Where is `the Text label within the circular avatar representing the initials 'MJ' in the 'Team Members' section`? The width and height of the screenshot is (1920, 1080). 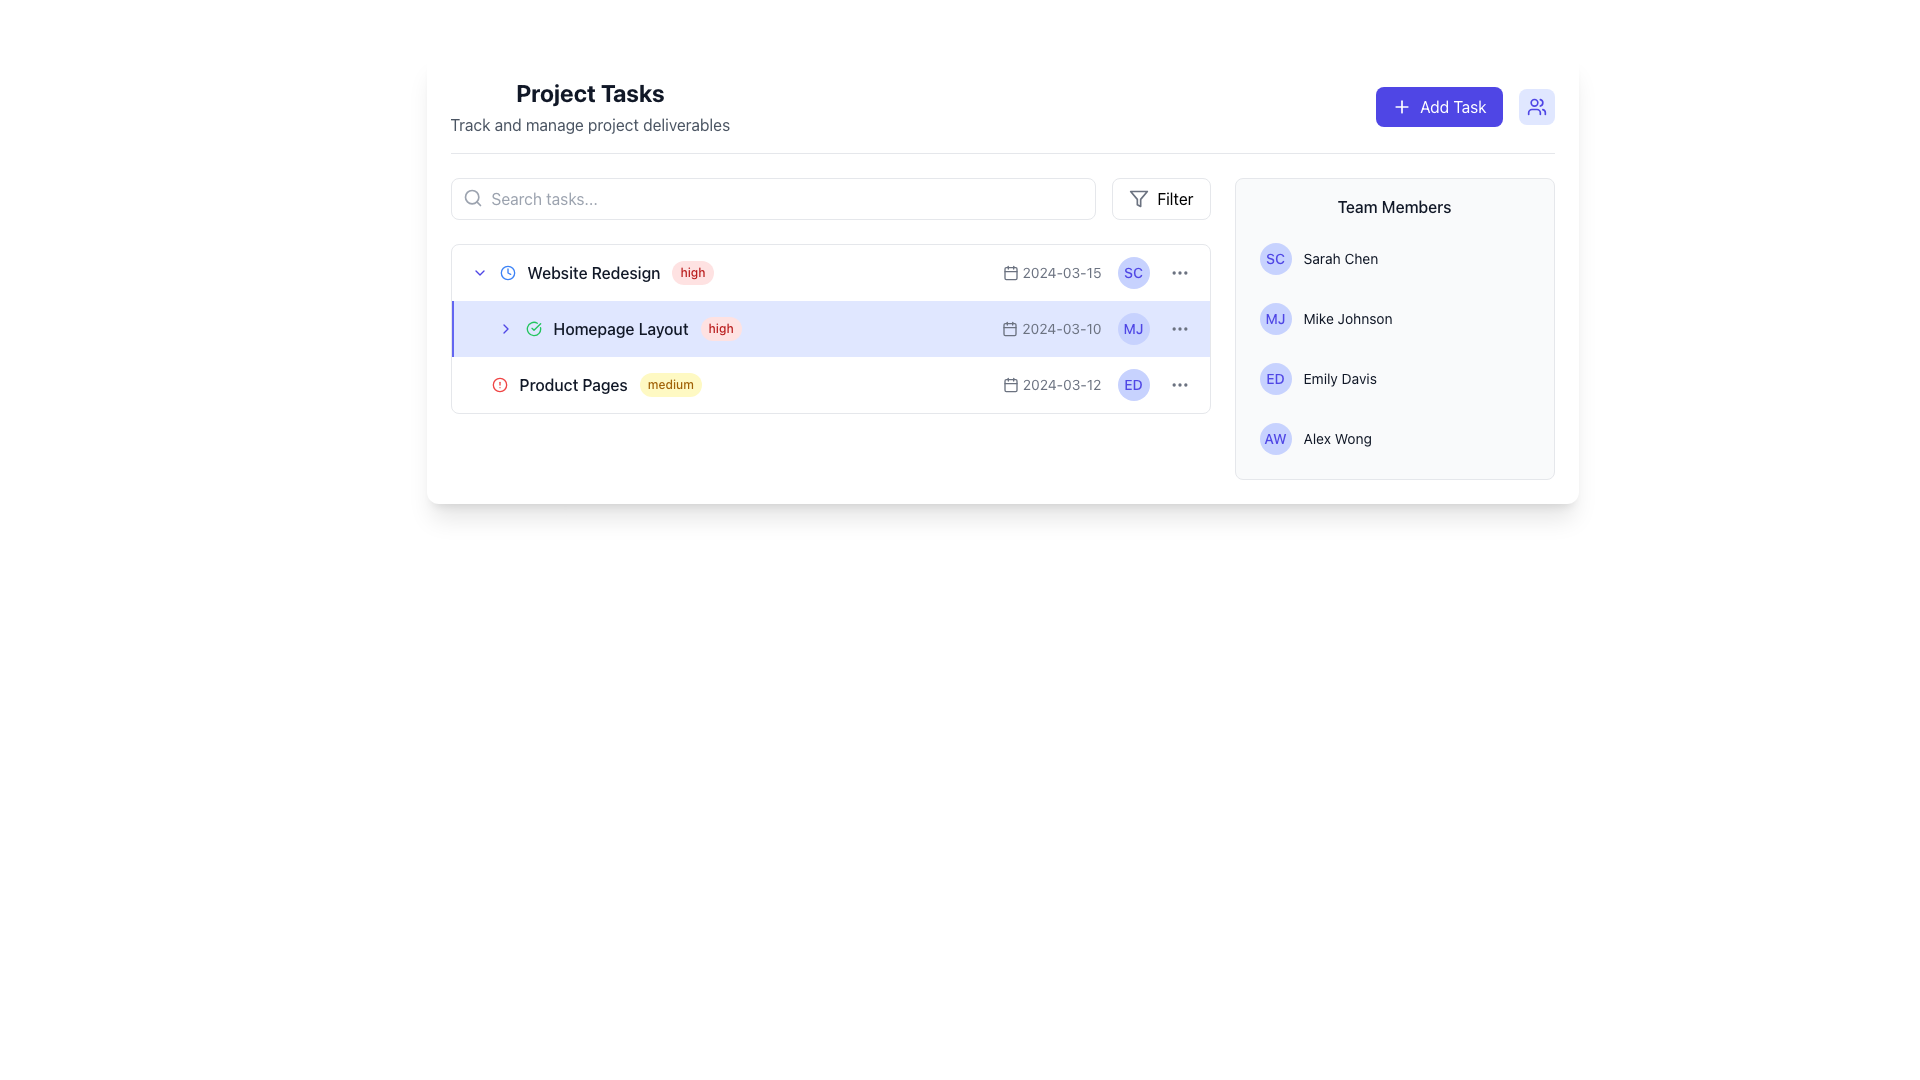
the Text label within the circular avatar representing the initials 'MJ' in the 'Team Members' section is located at coordinates (1133, 327).